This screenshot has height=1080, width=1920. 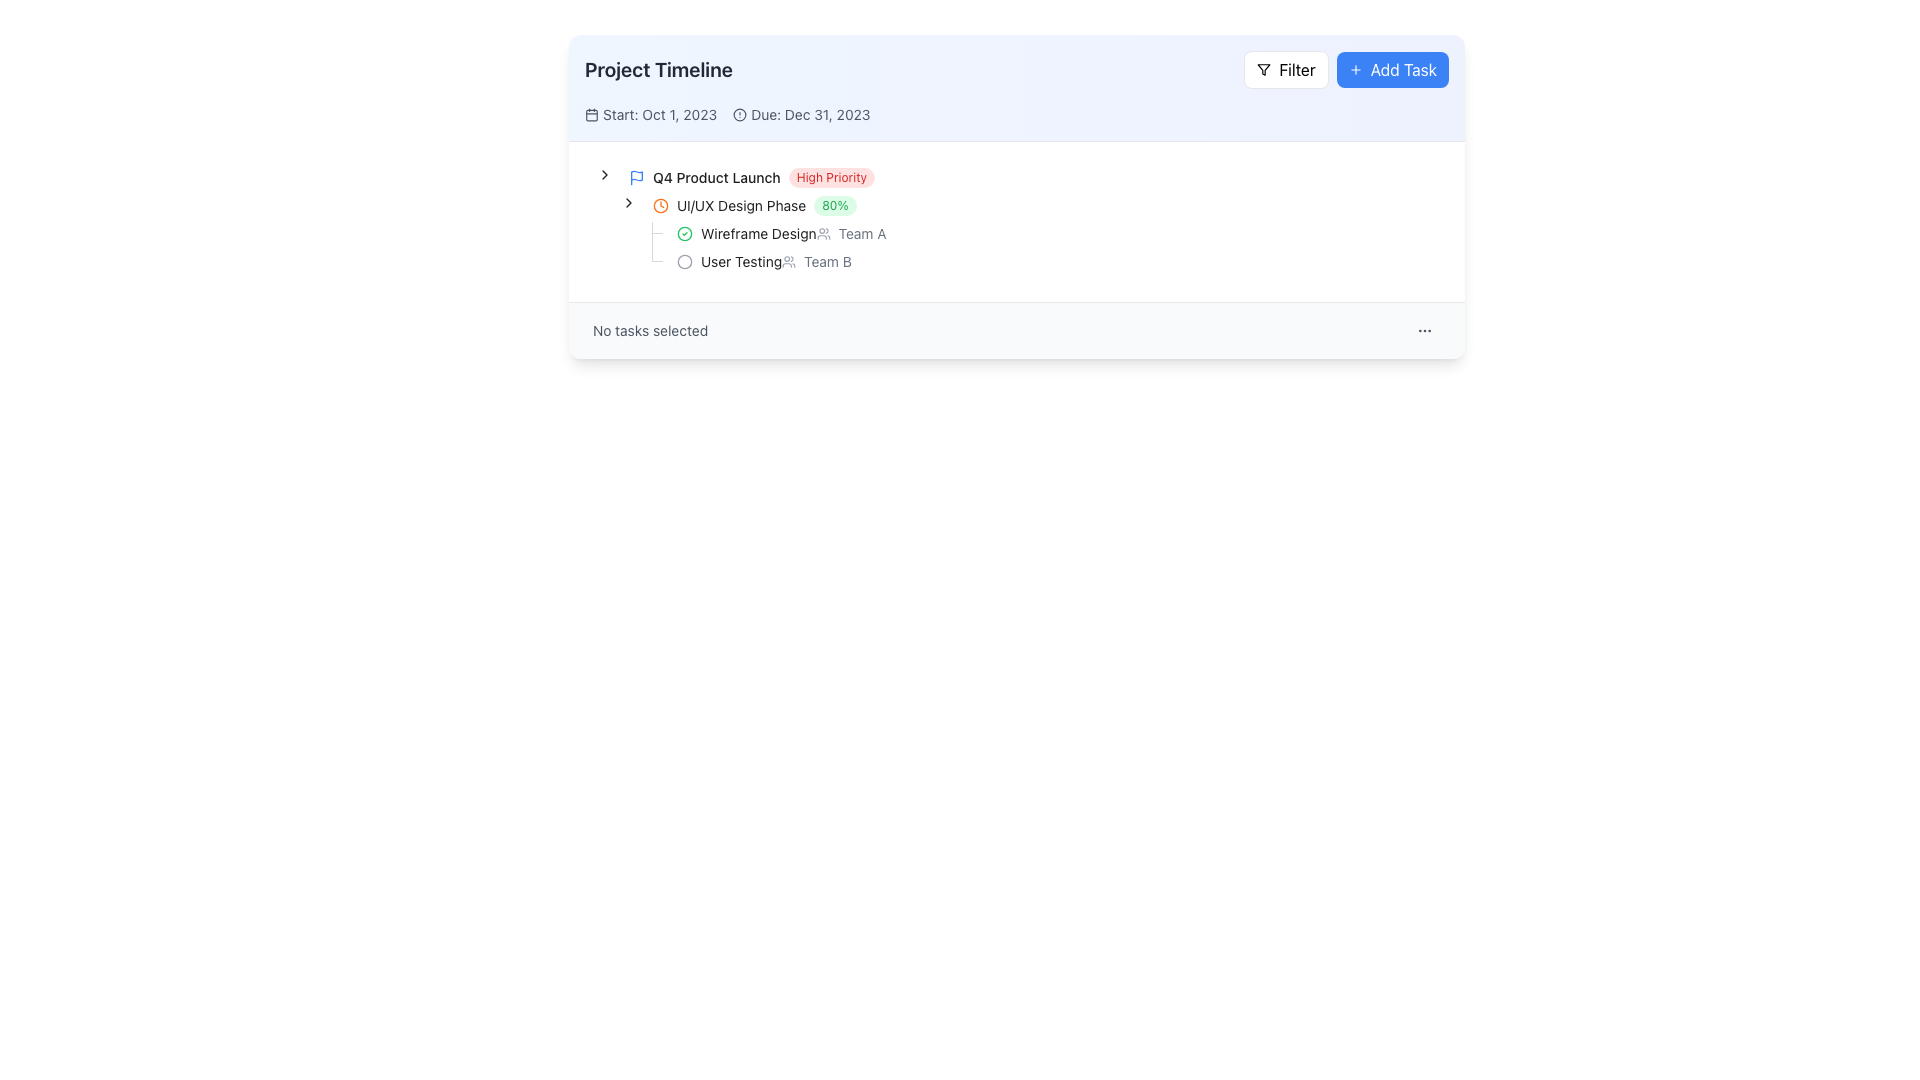 What do you see at coordinates (816, 261) in the screenshot?
I see `text label indicating 'User Testing' which is part of a project management interface, located near the bottom of the 'UI/UX Design Phase' section, following the 'User Testing' label and positioned to the right of the circular user group icon` at bounding box center [816, 261].